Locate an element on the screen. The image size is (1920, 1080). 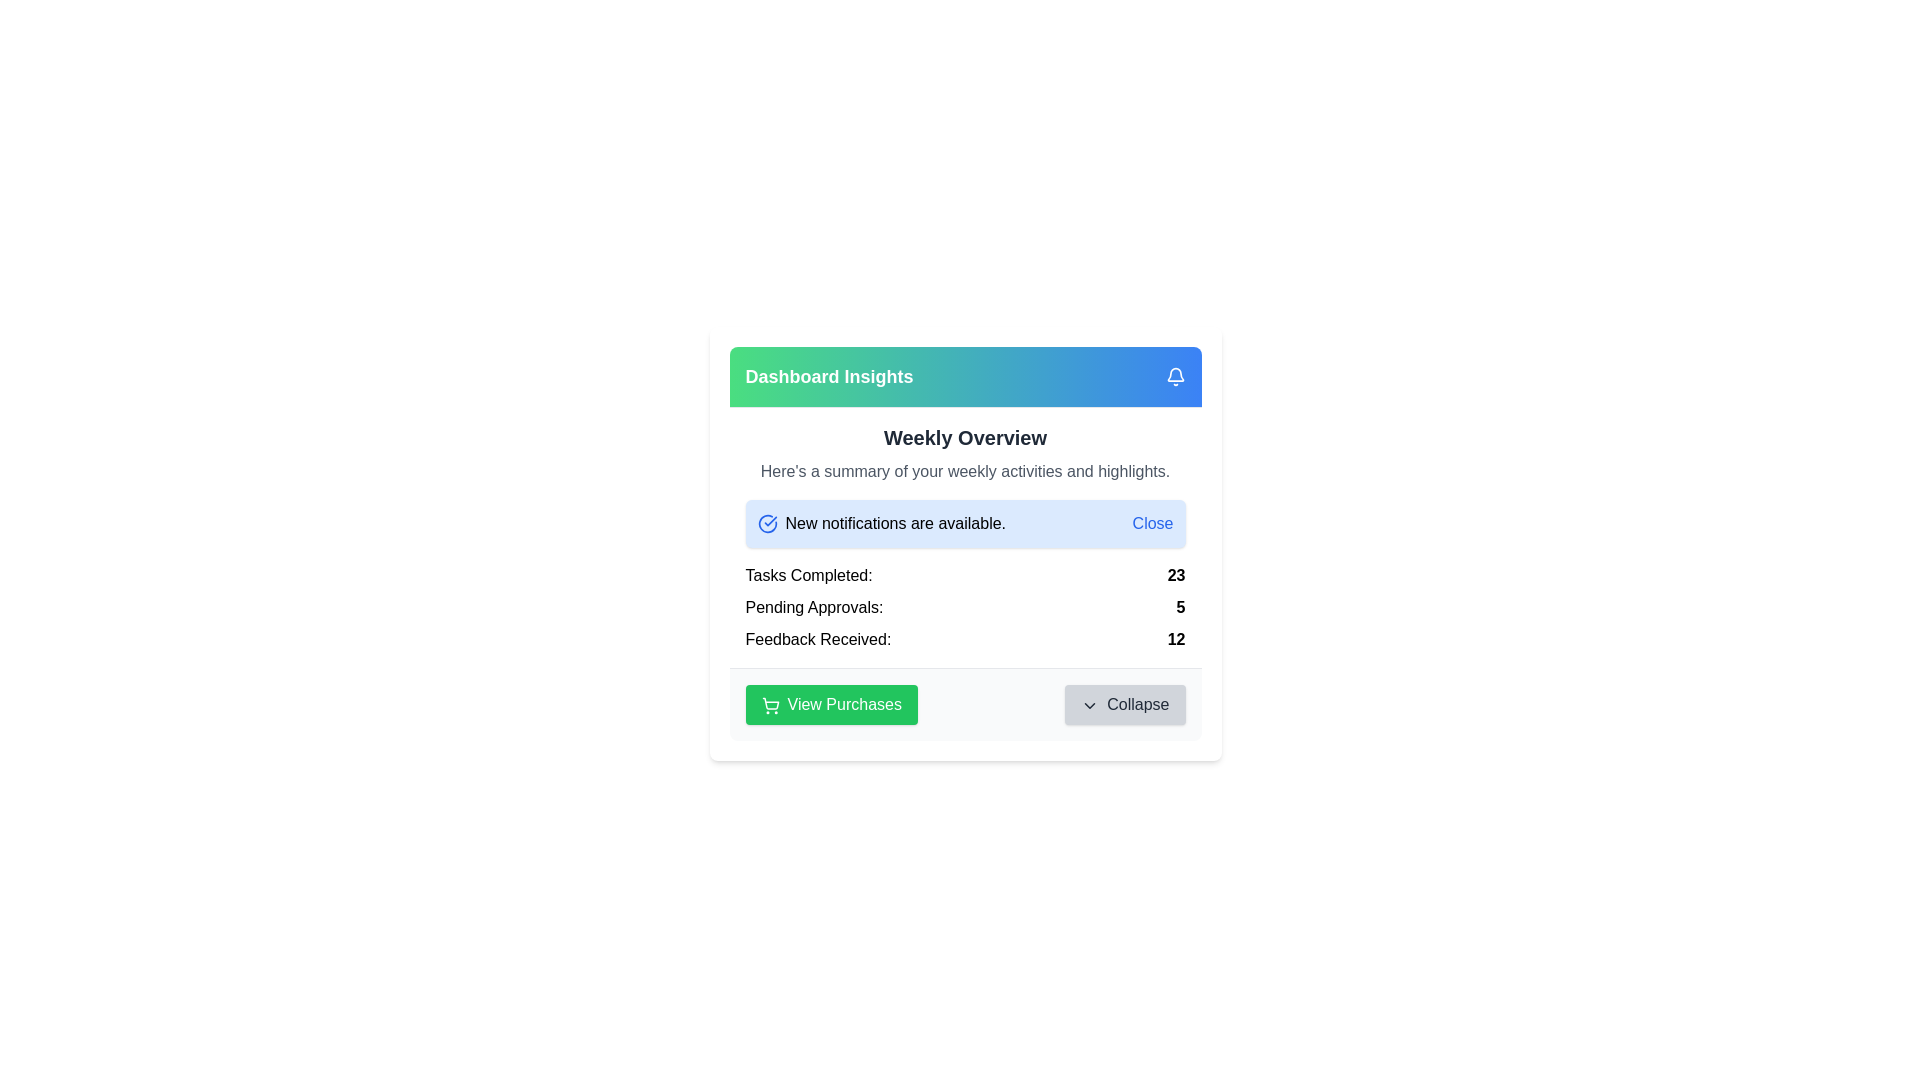
the notification status icon located to the left of the text 'New notifications are available' in the top section of the notification component is located at coordinates (766, 523).